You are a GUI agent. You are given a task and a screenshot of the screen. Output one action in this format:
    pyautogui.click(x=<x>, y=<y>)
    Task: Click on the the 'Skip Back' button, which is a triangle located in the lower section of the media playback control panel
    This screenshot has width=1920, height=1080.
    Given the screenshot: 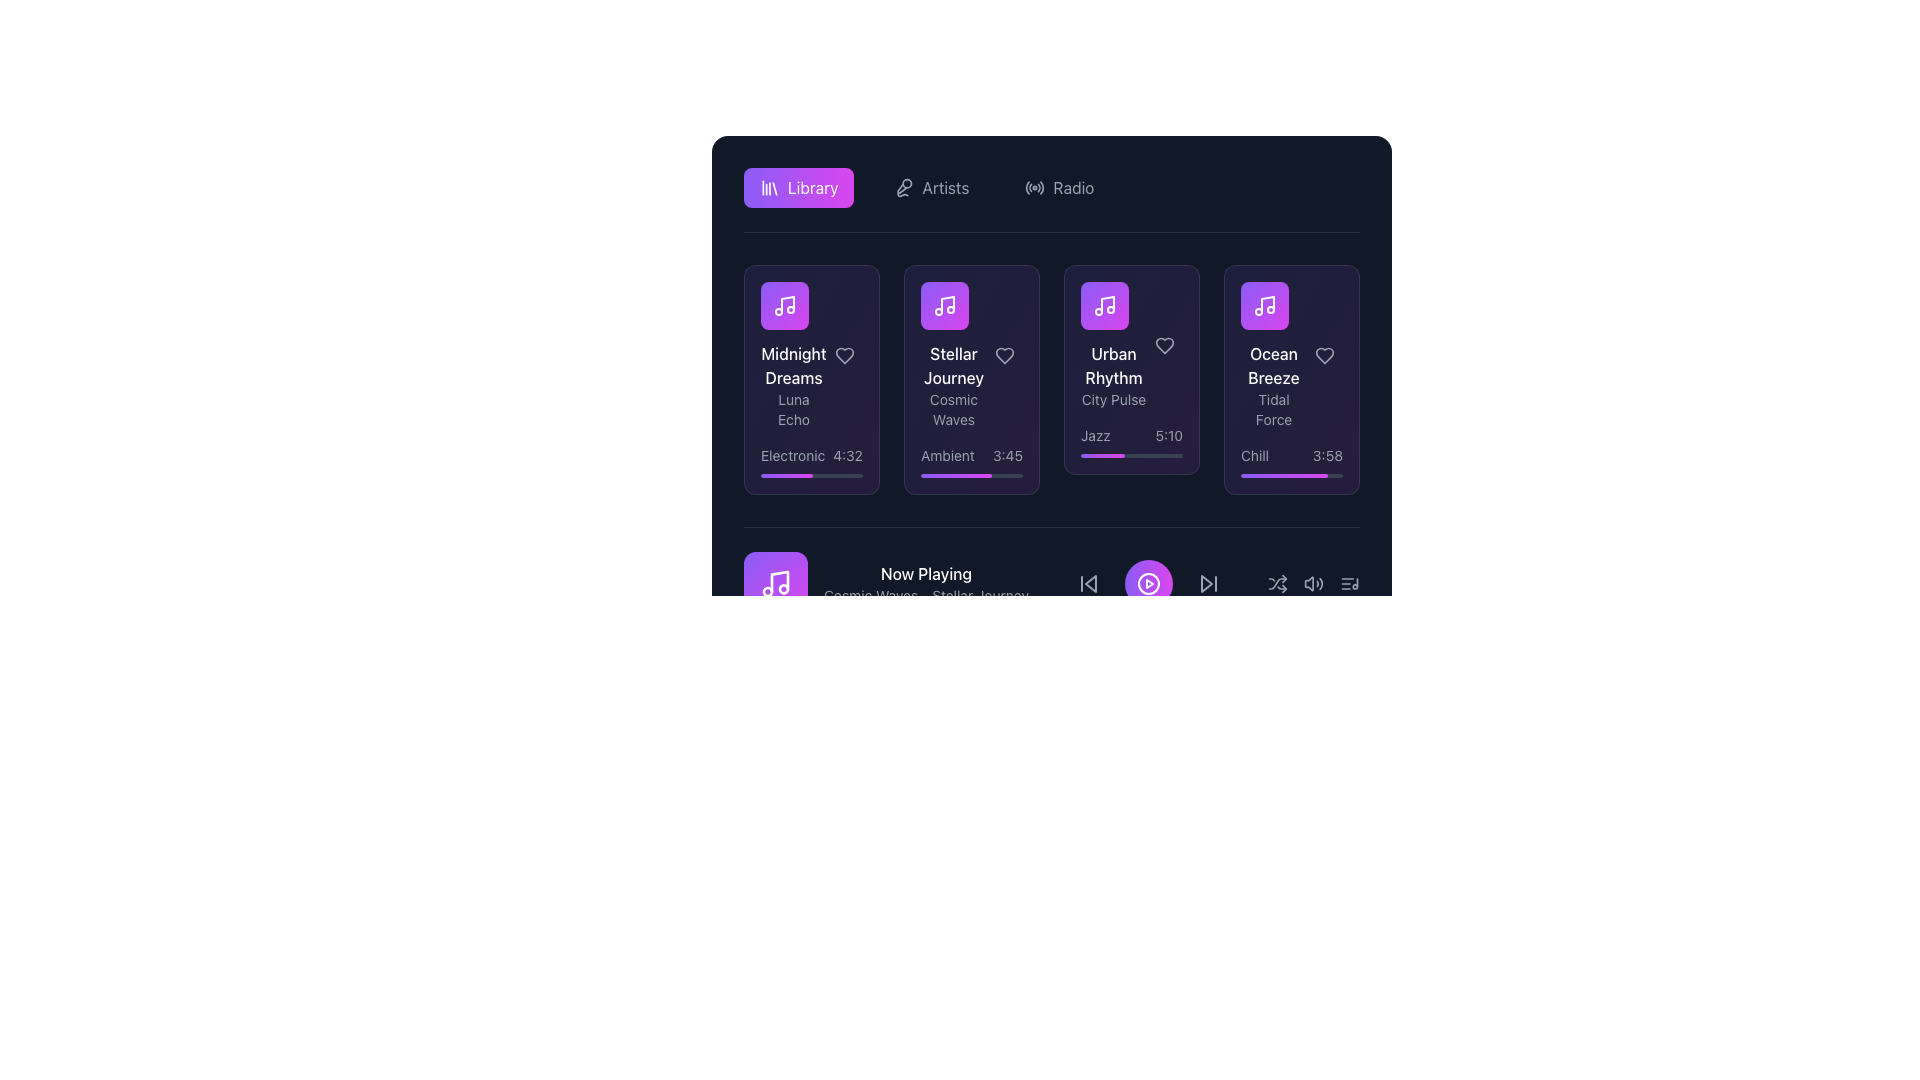 What is the action you would take?
    pyautogui.click(x=1089, y=583)
    